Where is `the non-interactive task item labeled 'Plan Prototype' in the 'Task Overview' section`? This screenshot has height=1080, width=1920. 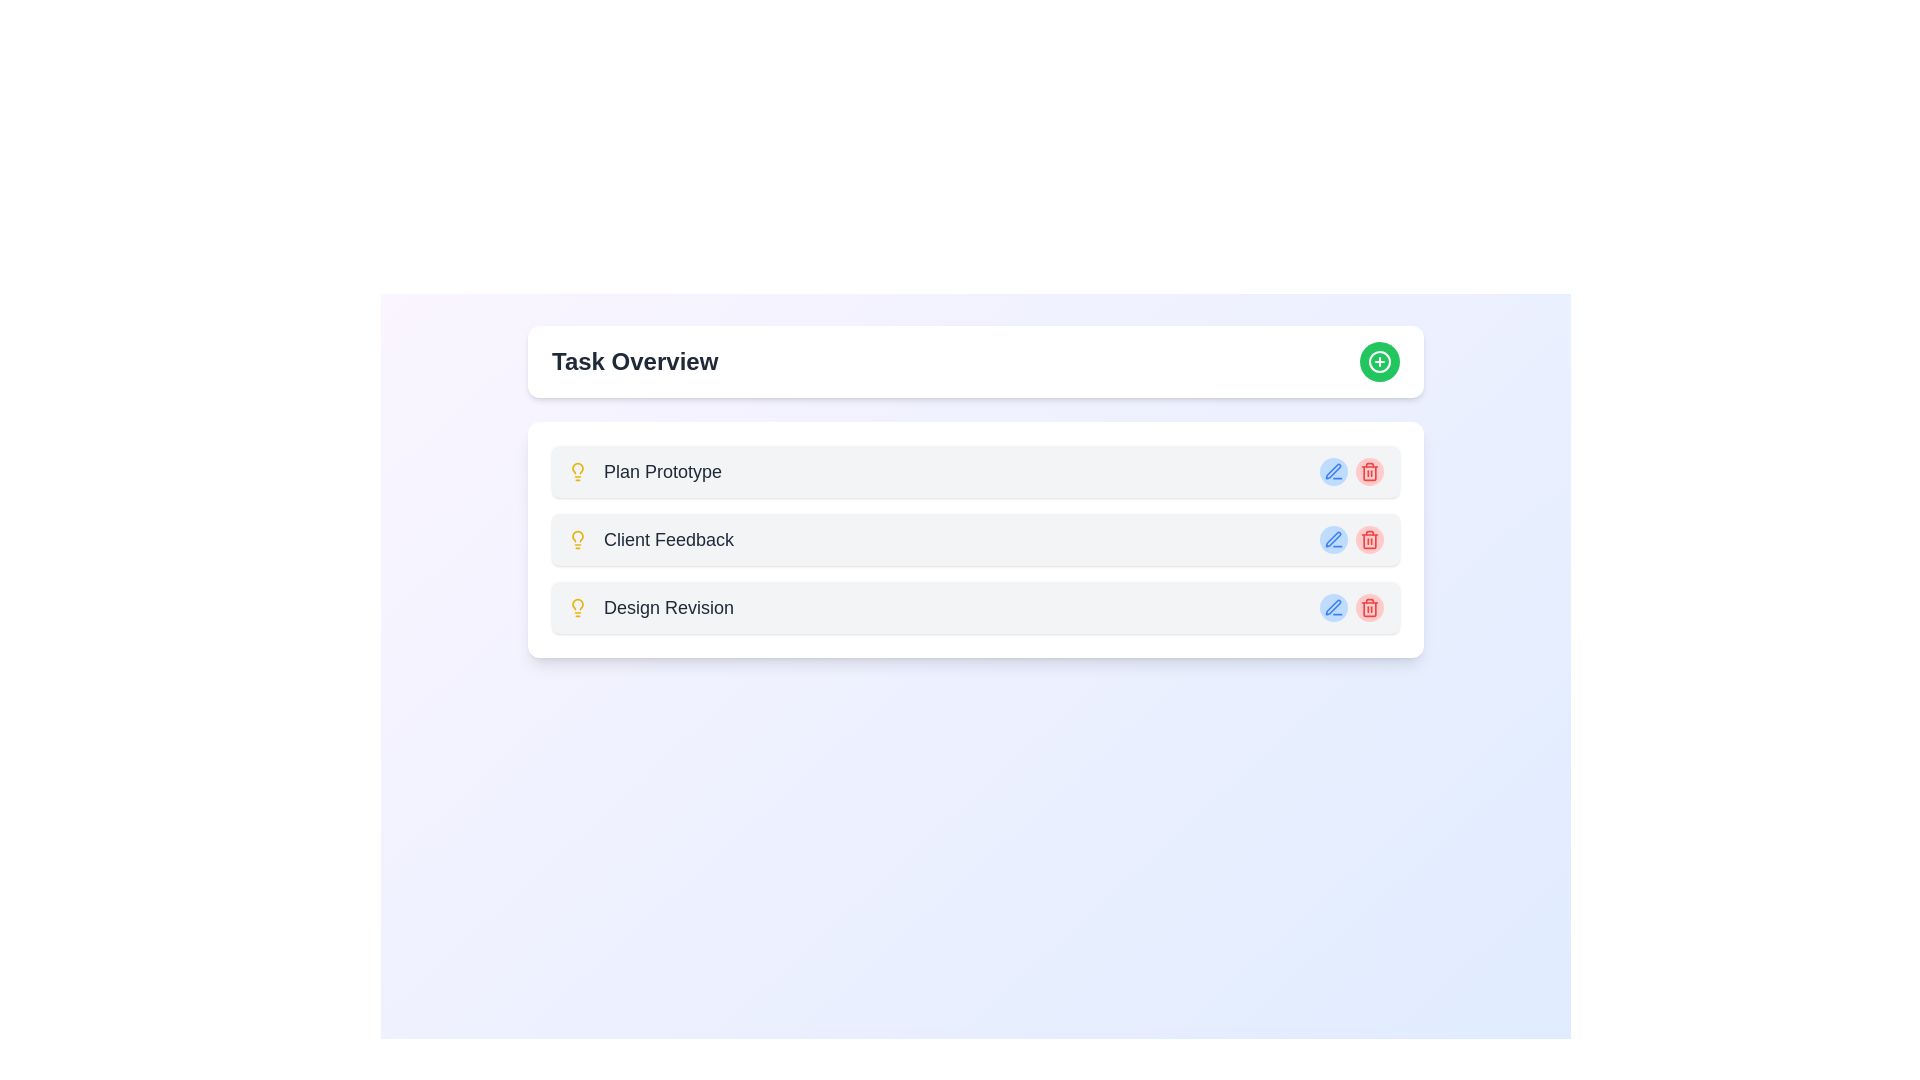 the non-interactive task item labeled 'Plan Prototype' in the 'Task Overview' section is located at coordinates (645, 471).